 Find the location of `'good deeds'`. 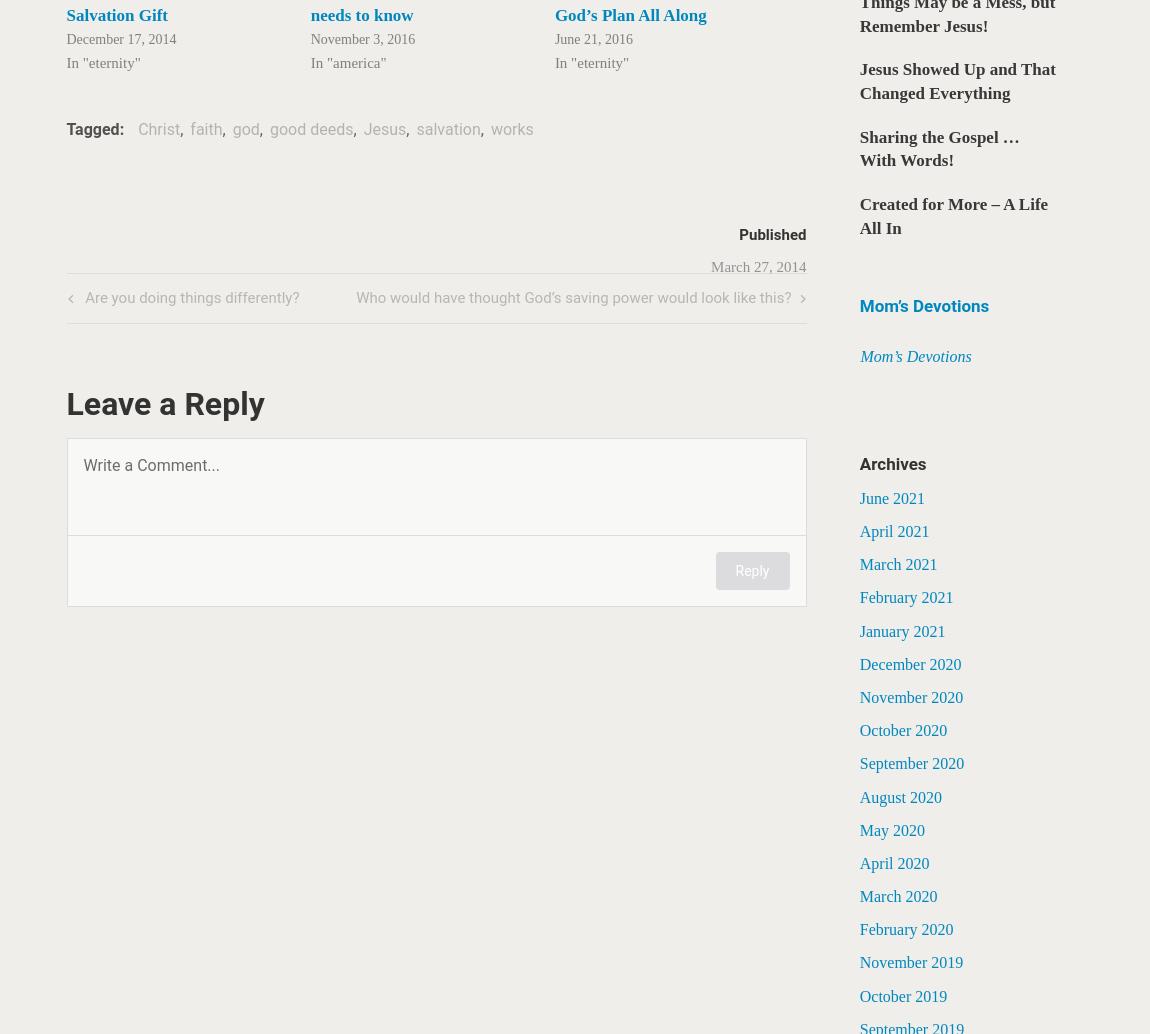

'good deeds' is located at coordinates (310, 129).